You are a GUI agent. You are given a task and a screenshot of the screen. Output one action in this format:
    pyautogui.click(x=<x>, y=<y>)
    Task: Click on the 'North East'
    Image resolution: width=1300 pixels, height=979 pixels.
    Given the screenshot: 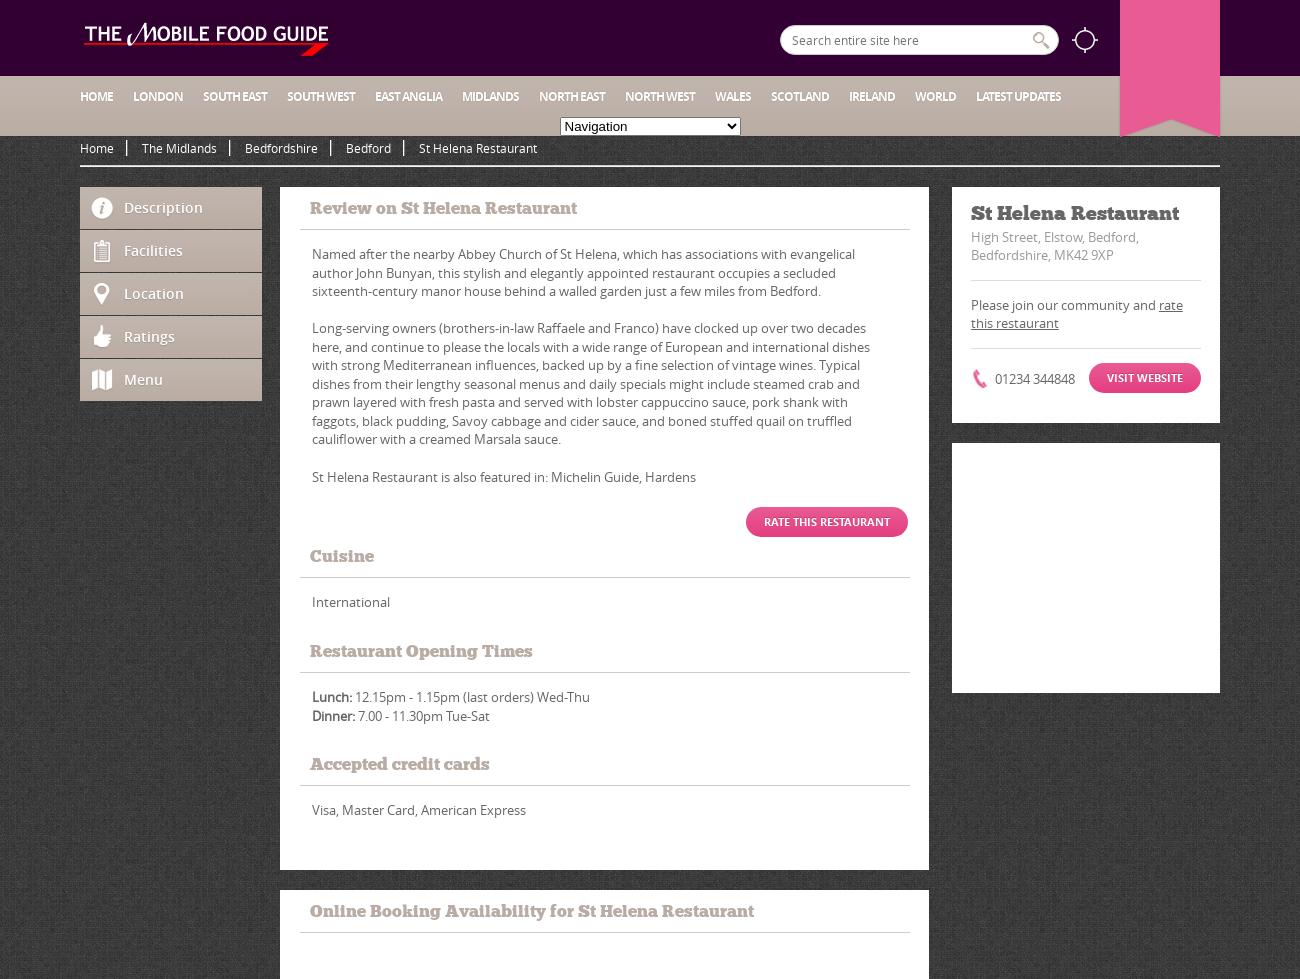 What is the action you would take?
    pyautogui.click(x=571, y=96)
    